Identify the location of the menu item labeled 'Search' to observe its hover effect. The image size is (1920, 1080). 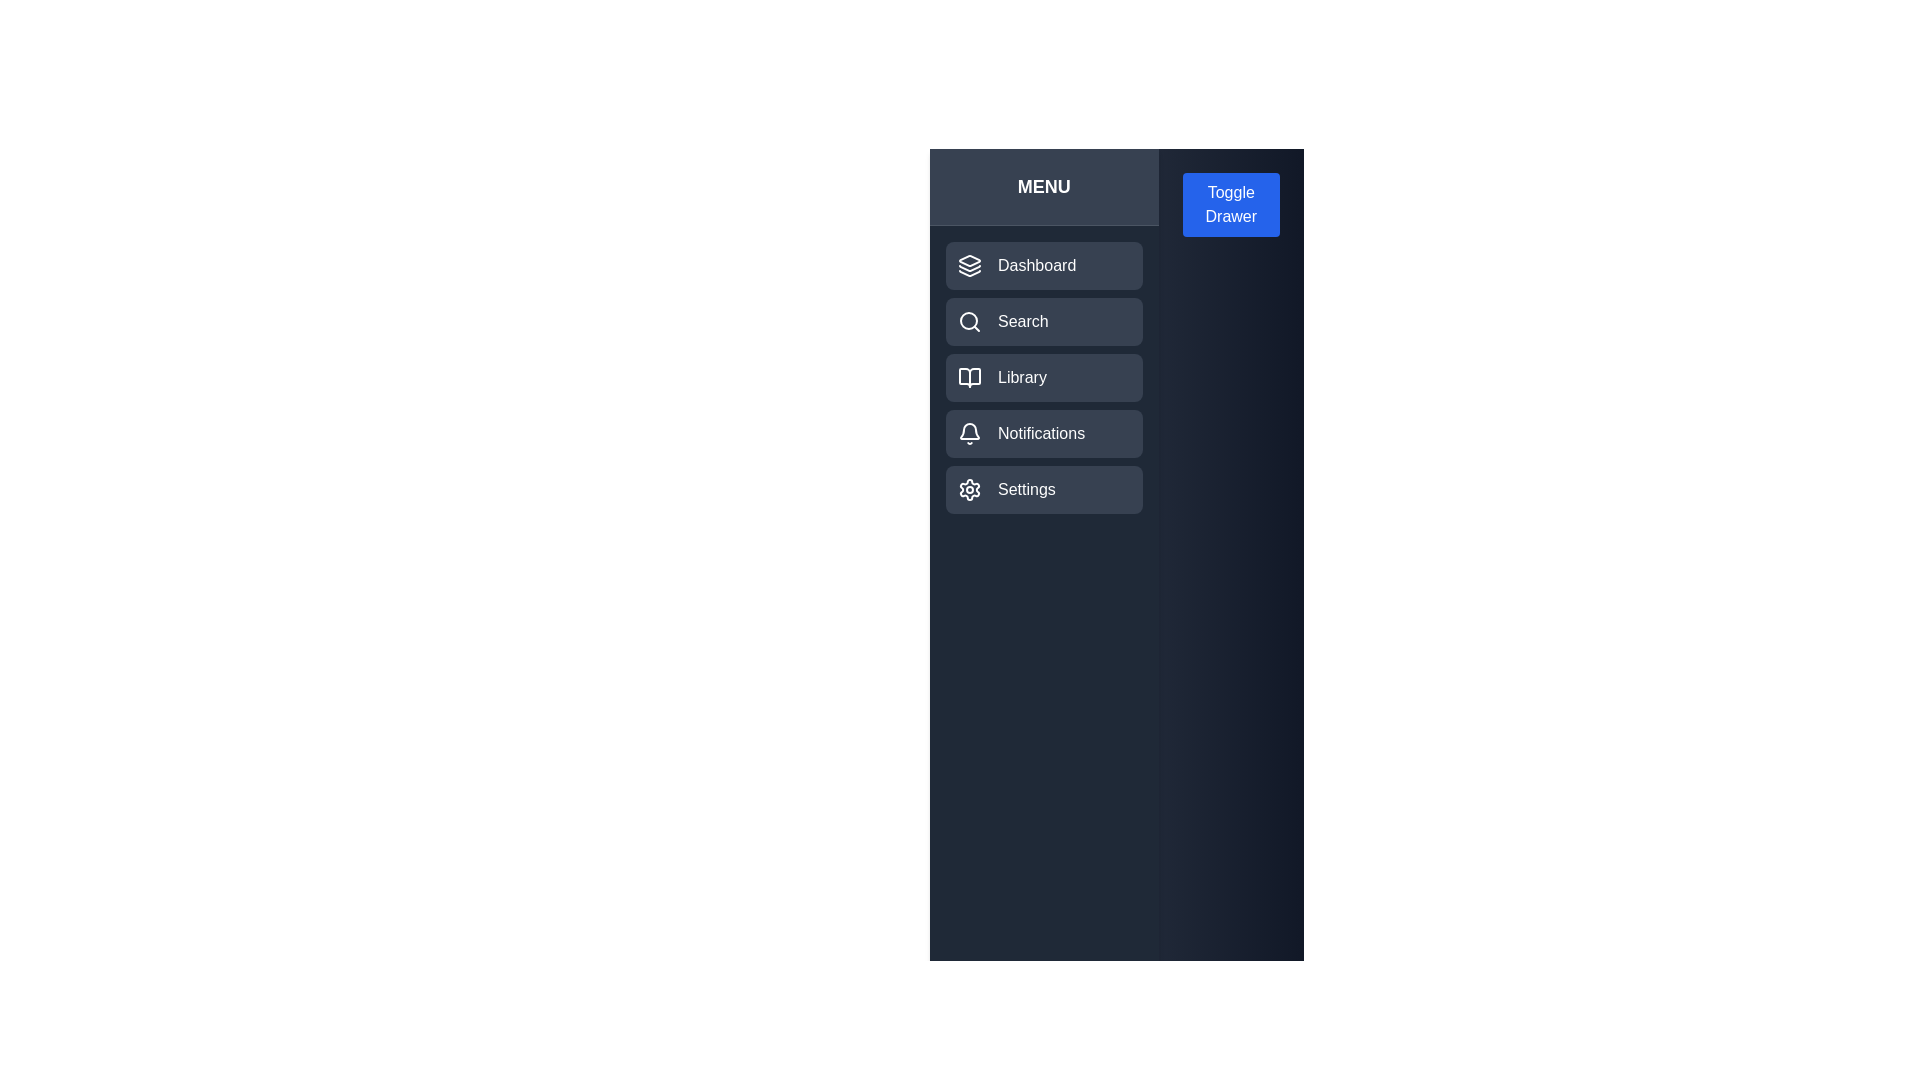
(1042, 320).